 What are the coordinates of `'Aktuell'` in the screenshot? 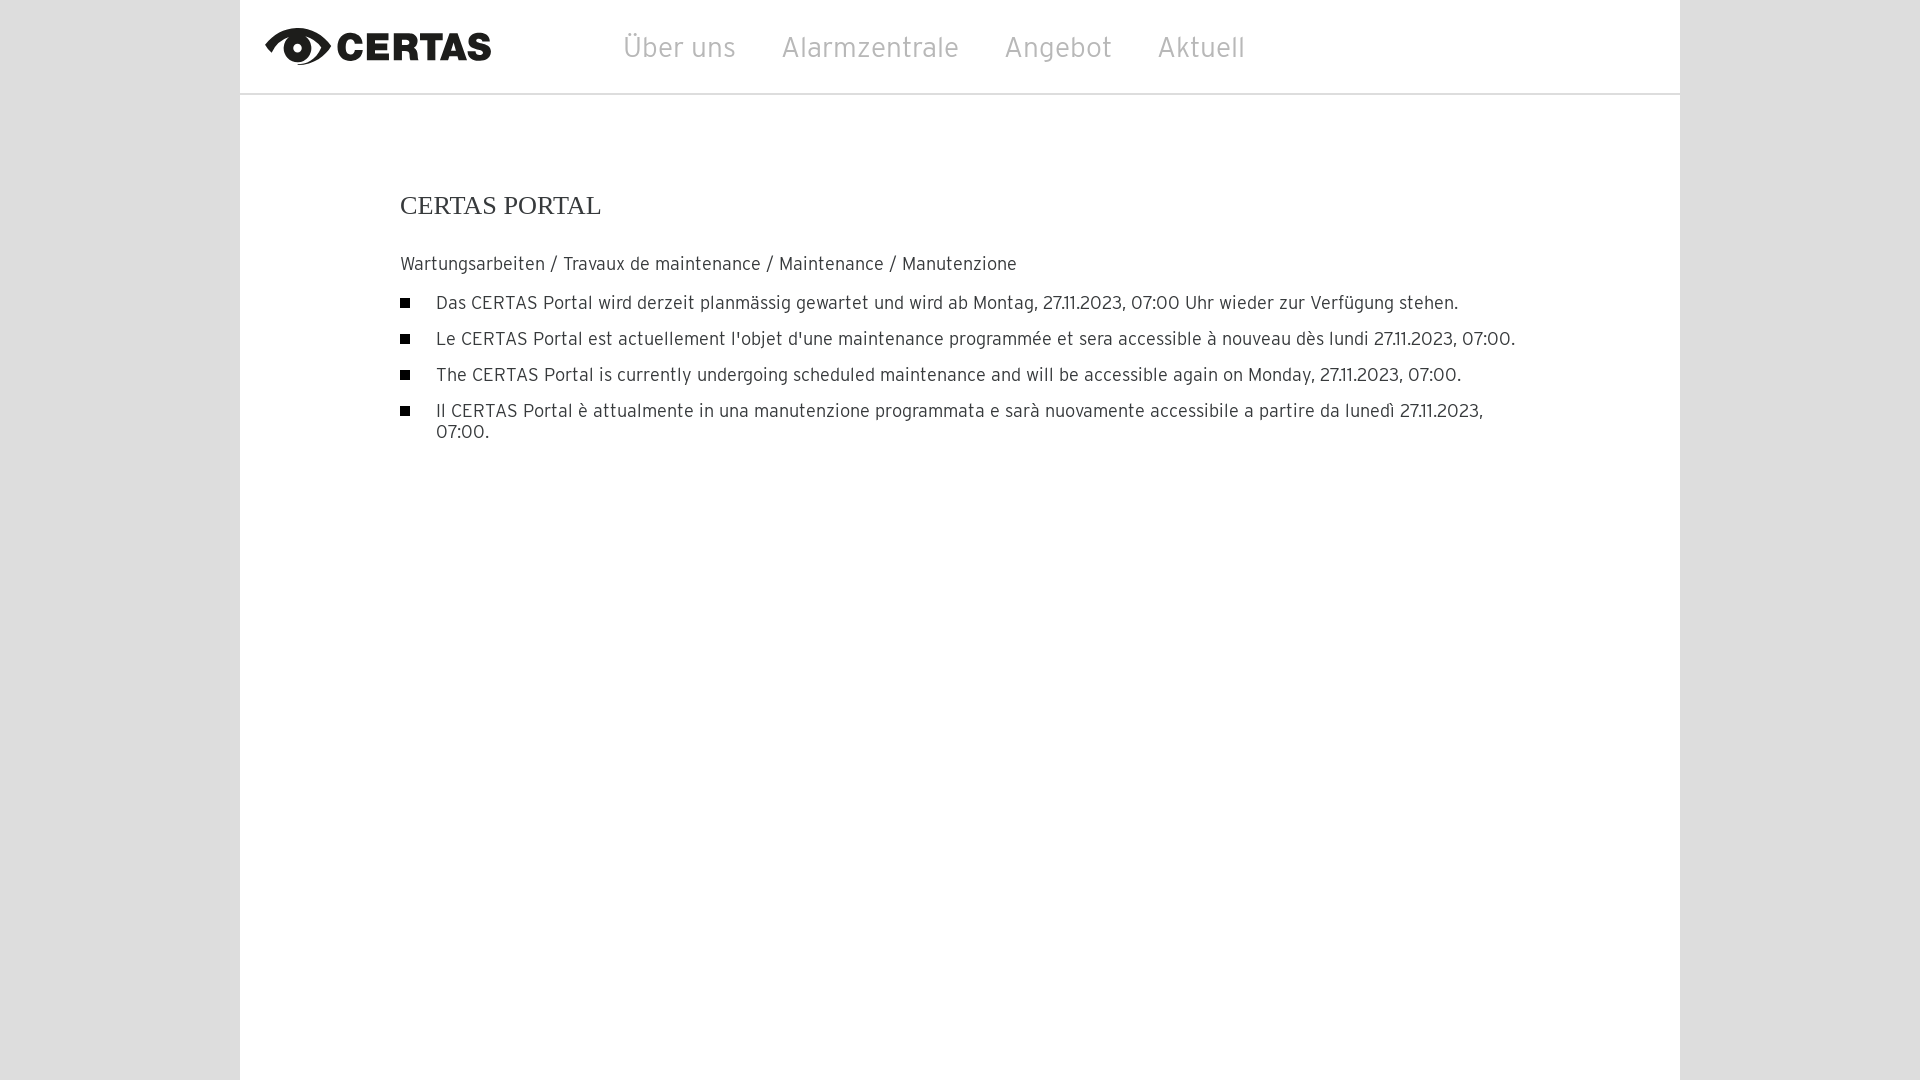 It's located at (1200, 45).